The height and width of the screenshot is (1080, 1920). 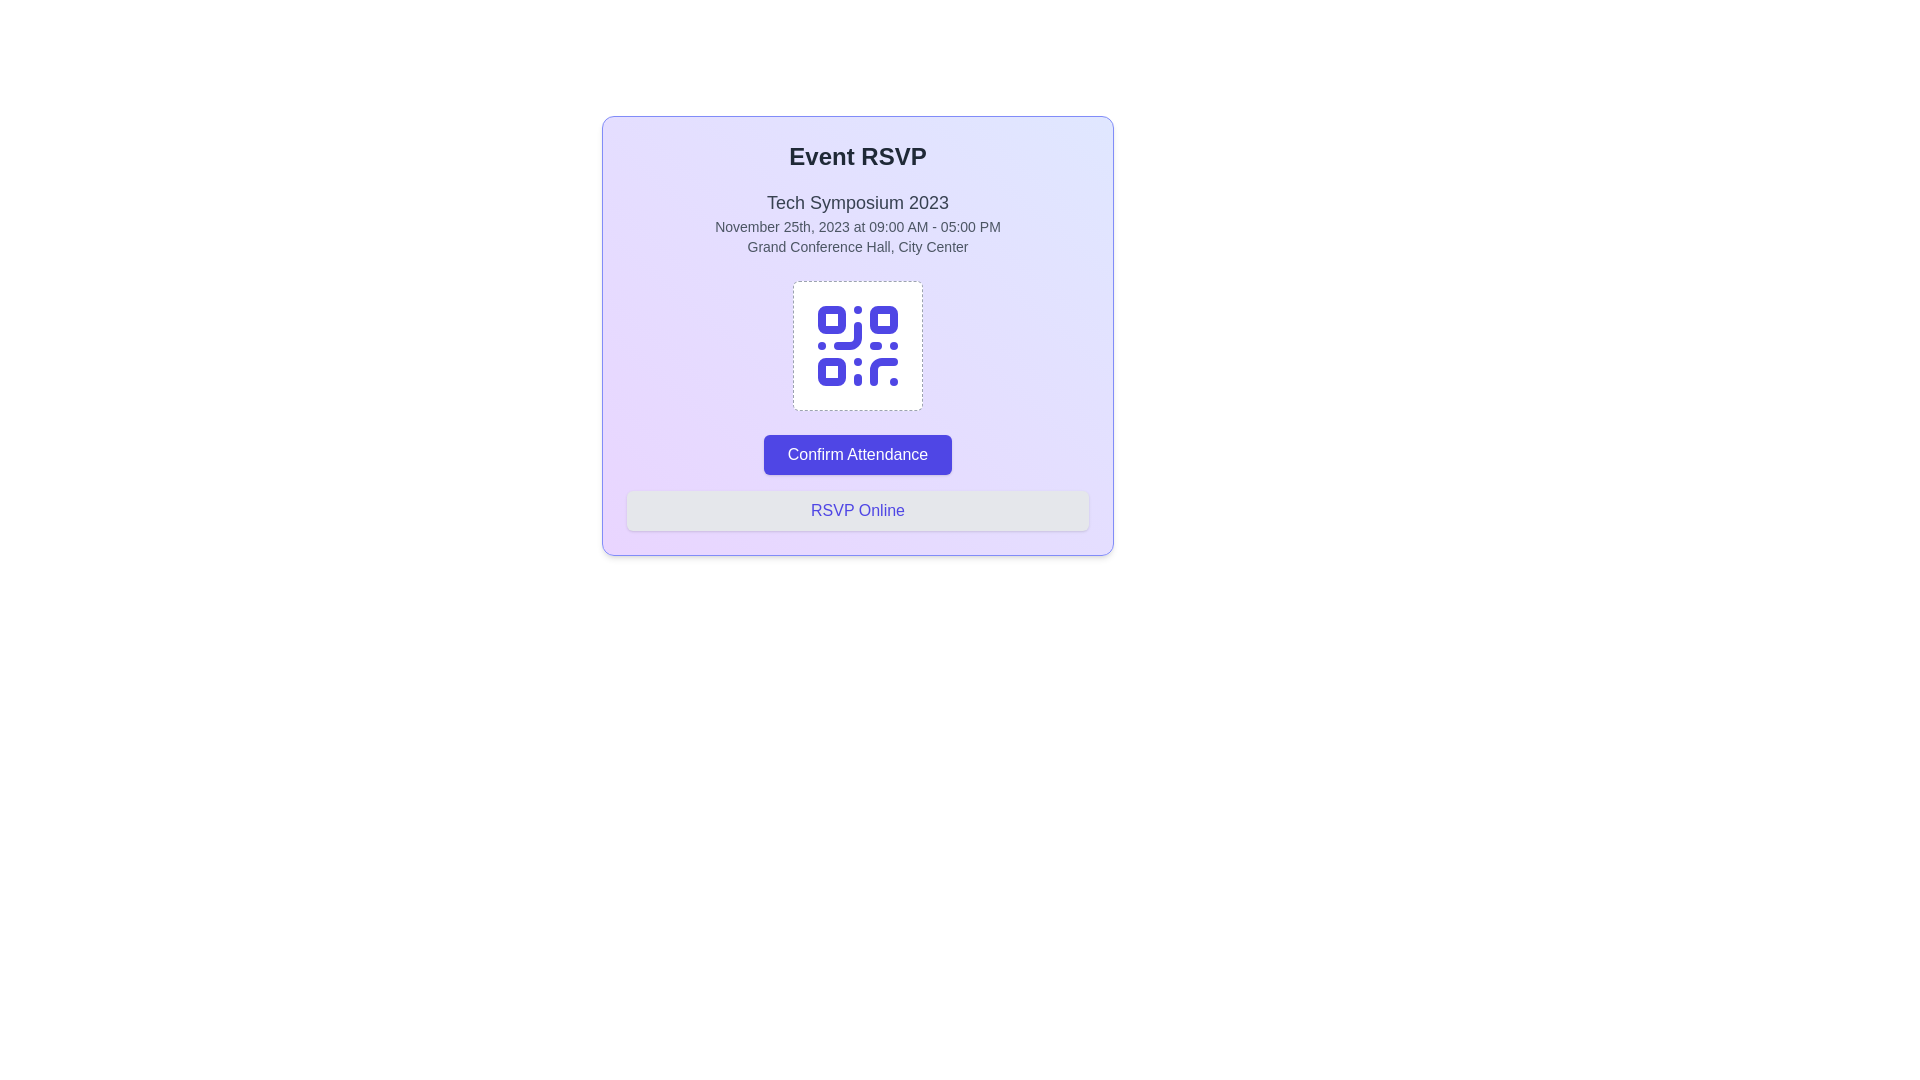 I want to click on the visual icon representing a QR code in the RSVP card interface, which is centrally positioned below the event title and description, so click(x=858, y=345).